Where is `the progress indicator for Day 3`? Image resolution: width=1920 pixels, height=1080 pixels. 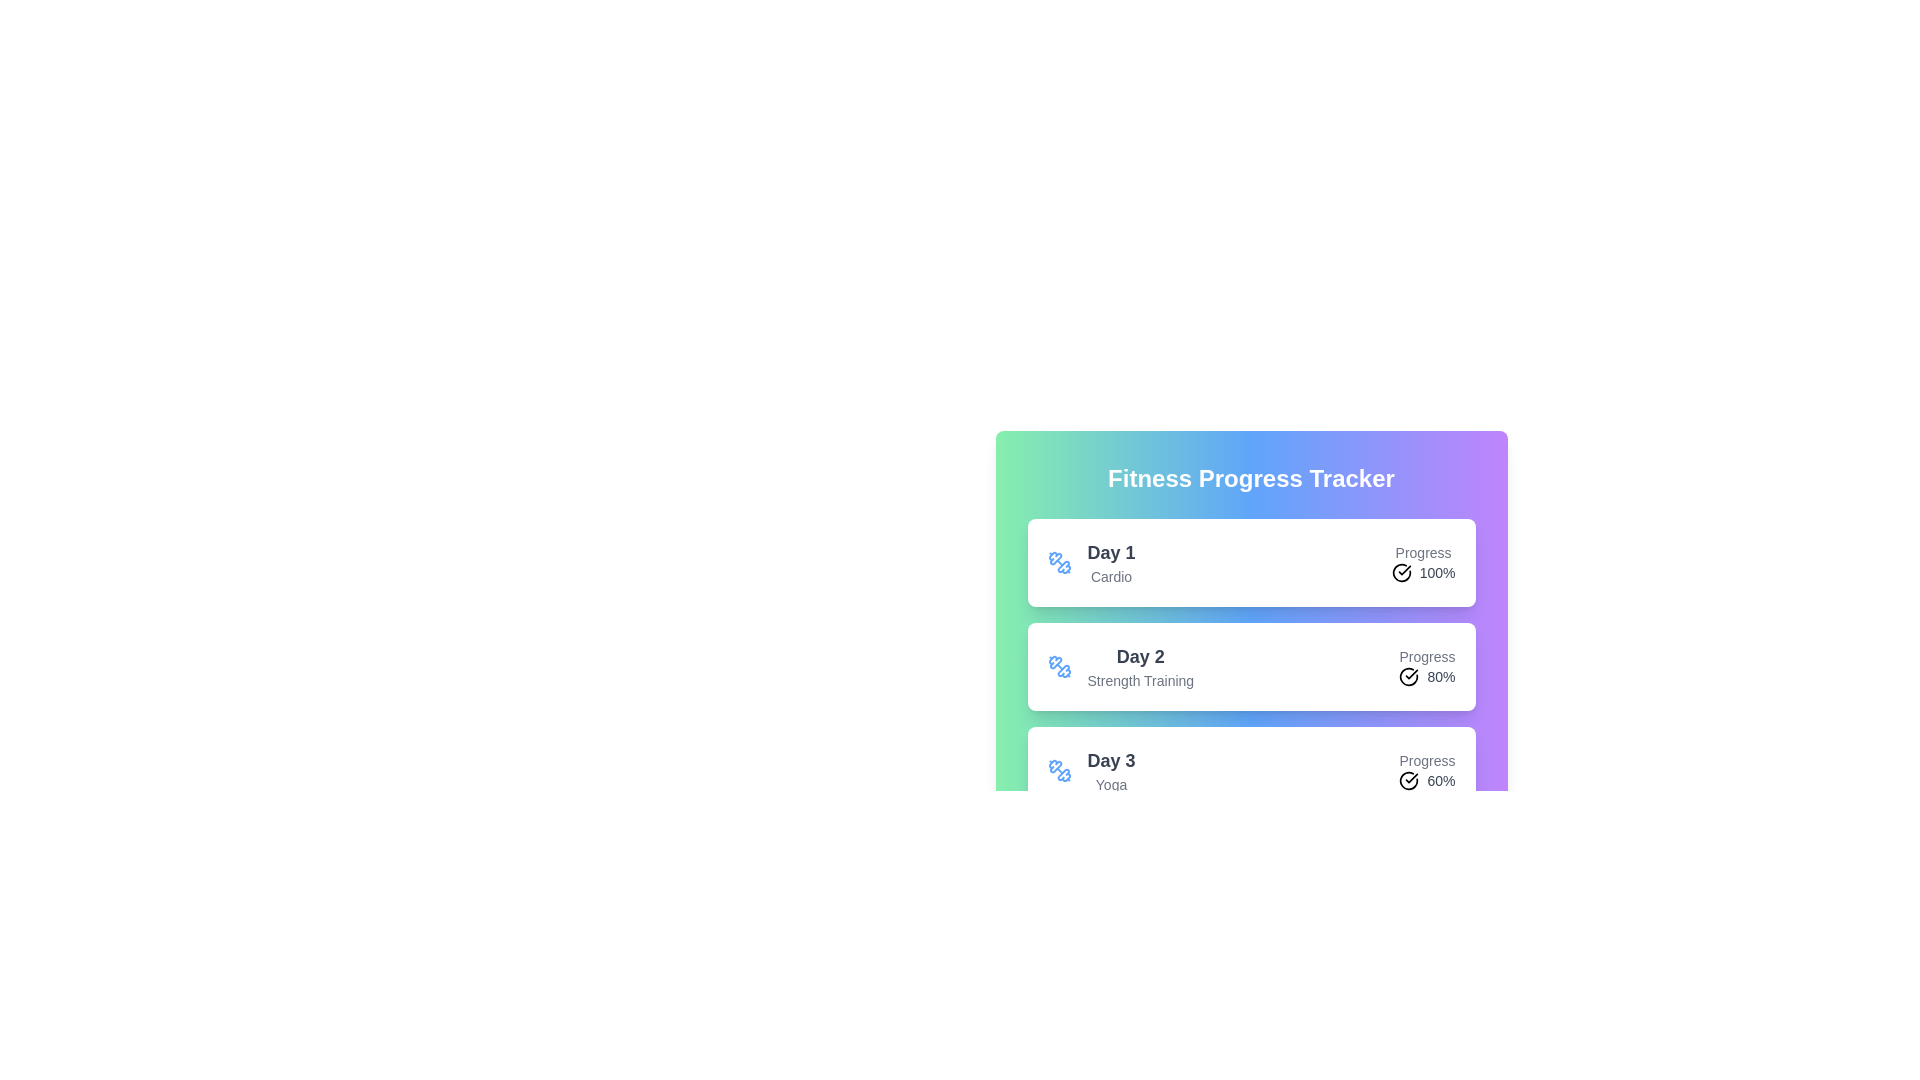 the progress indicator for Day 3 is located at coordinates (1426, 770).